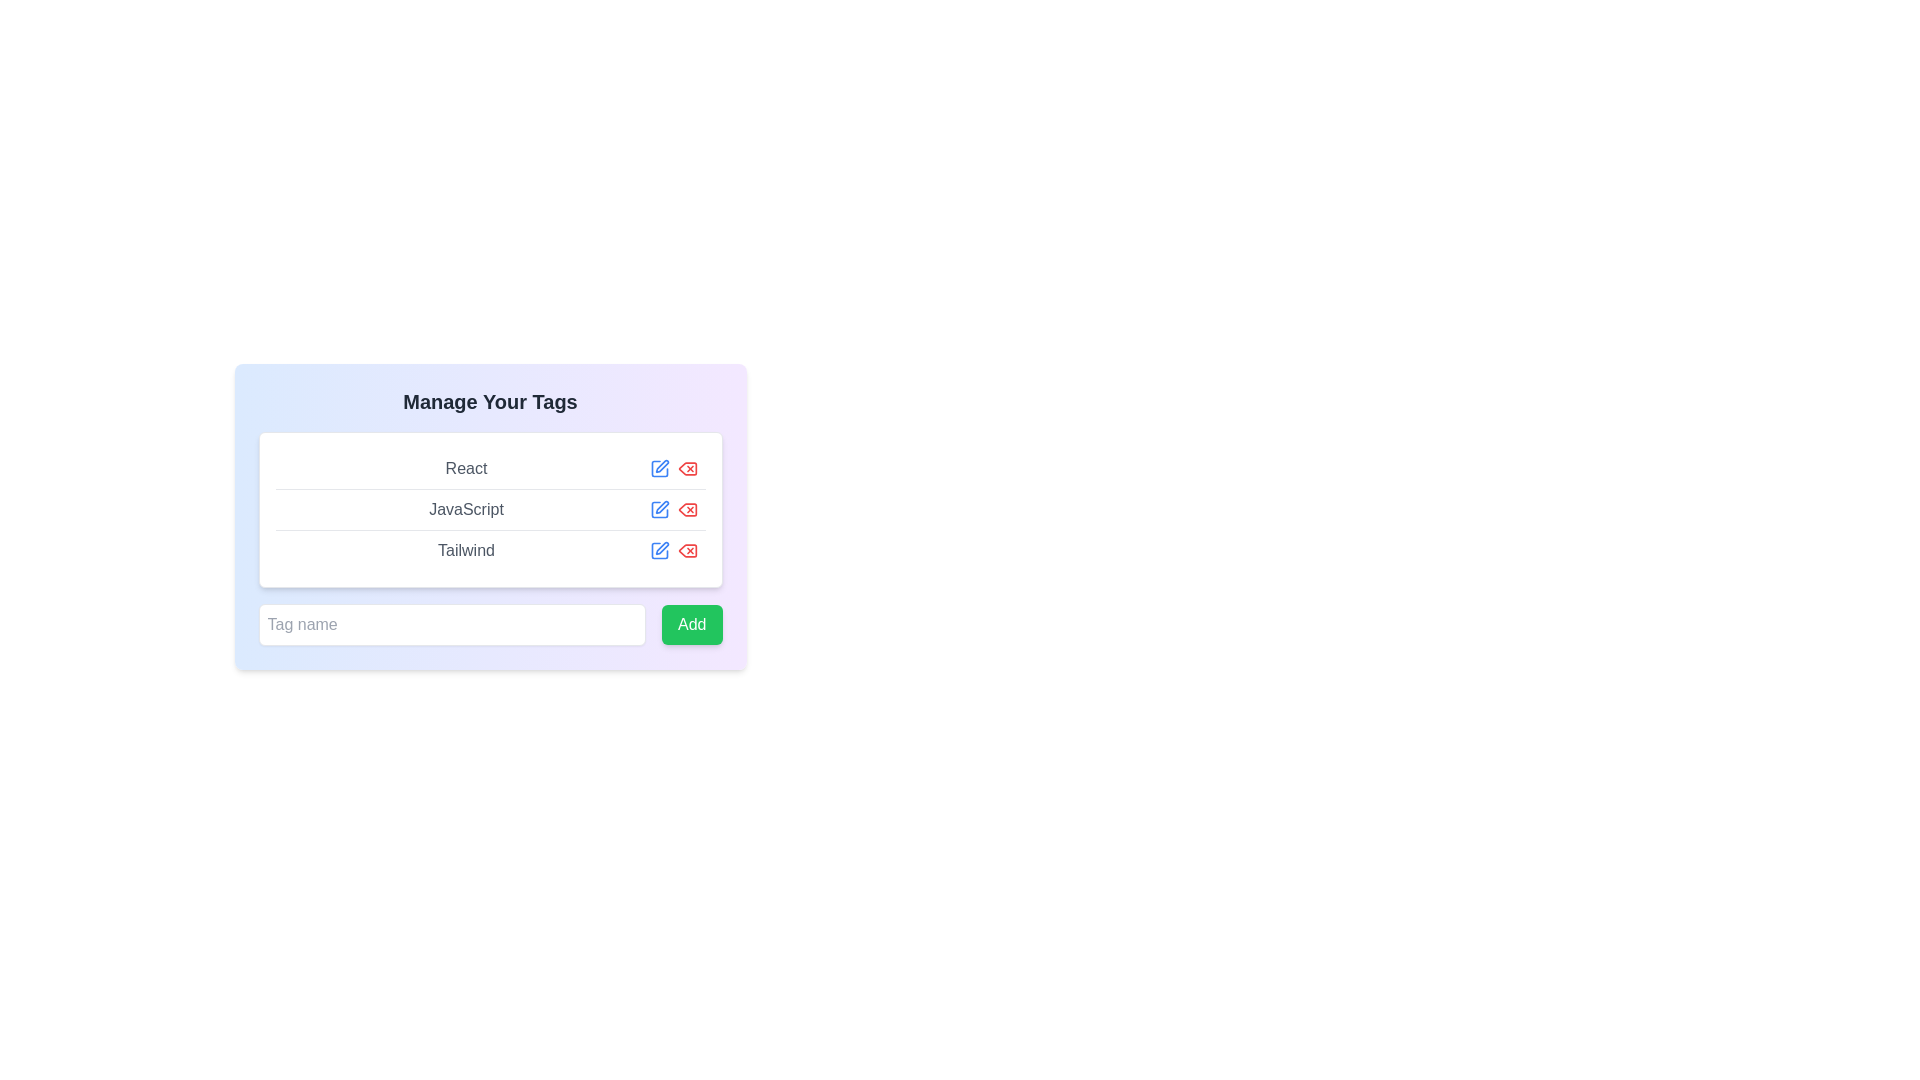 This screenshot has height=1080, width=1920. Describe the element at coordinates (662, 506) in the screenshot. I see `the SVG-based pencil icon that signifies an edit or writing action` at that location.